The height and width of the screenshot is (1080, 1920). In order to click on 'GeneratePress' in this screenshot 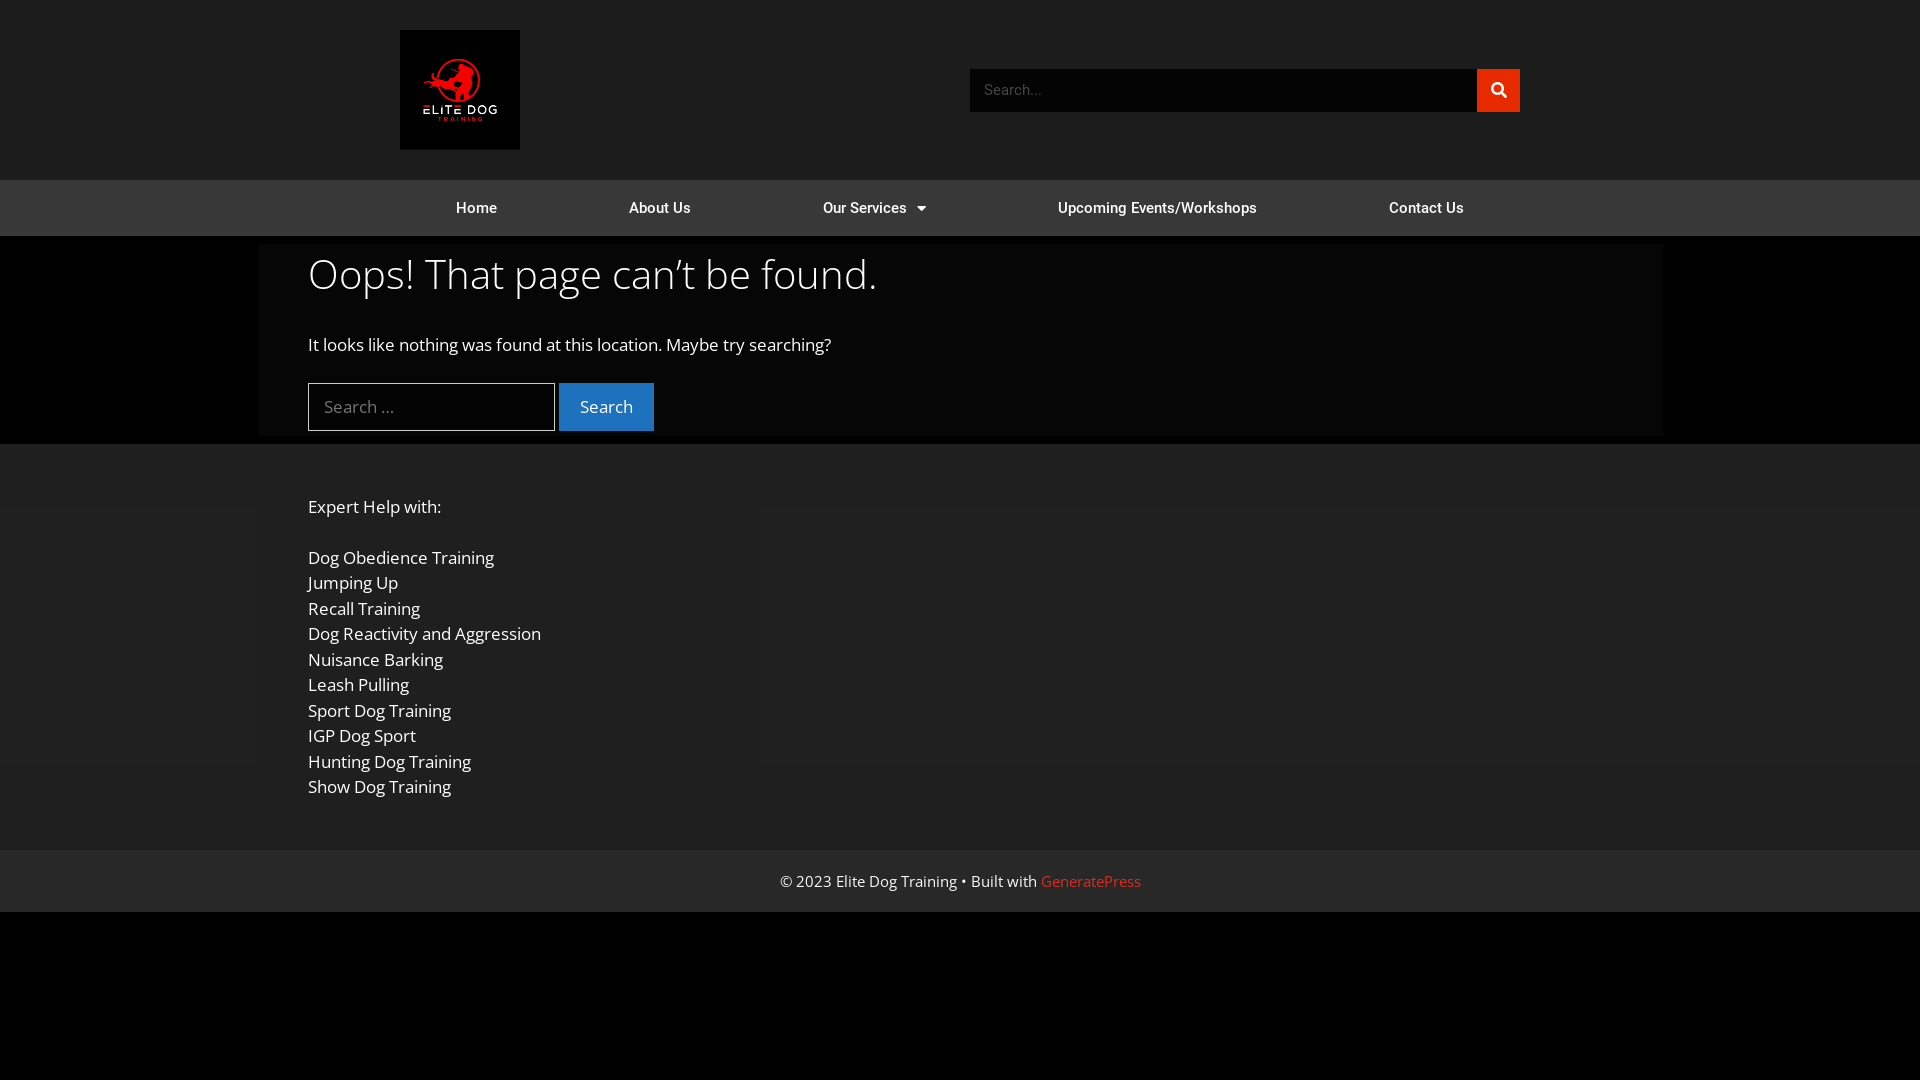, I will do `click(1040, 878)`.